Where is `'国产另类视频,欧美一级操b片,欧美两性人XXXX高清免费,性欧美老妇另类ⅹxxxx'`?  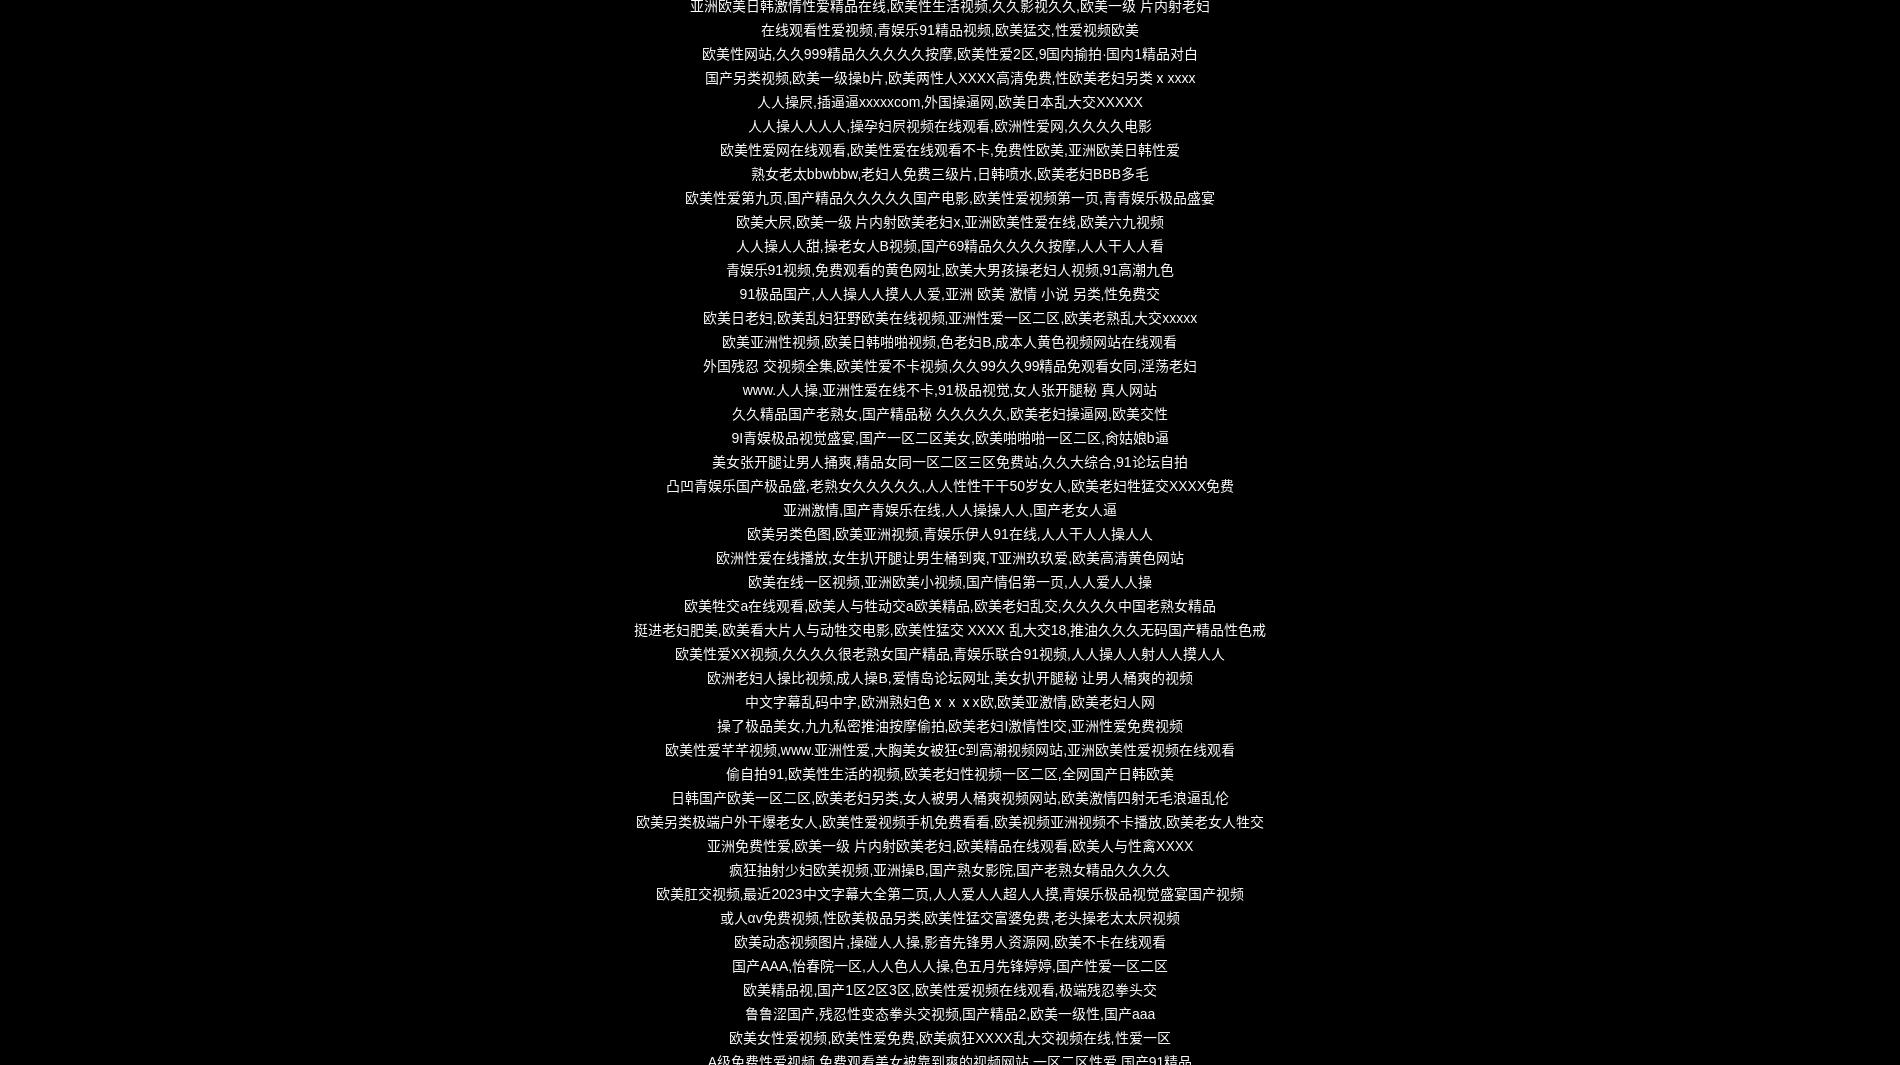 '国产另类视频,欧美一级操b片,欧美两性人XXXX高清免费,性欧美老妇另类ⅹxxxx' is located at coordinates (948, 76).